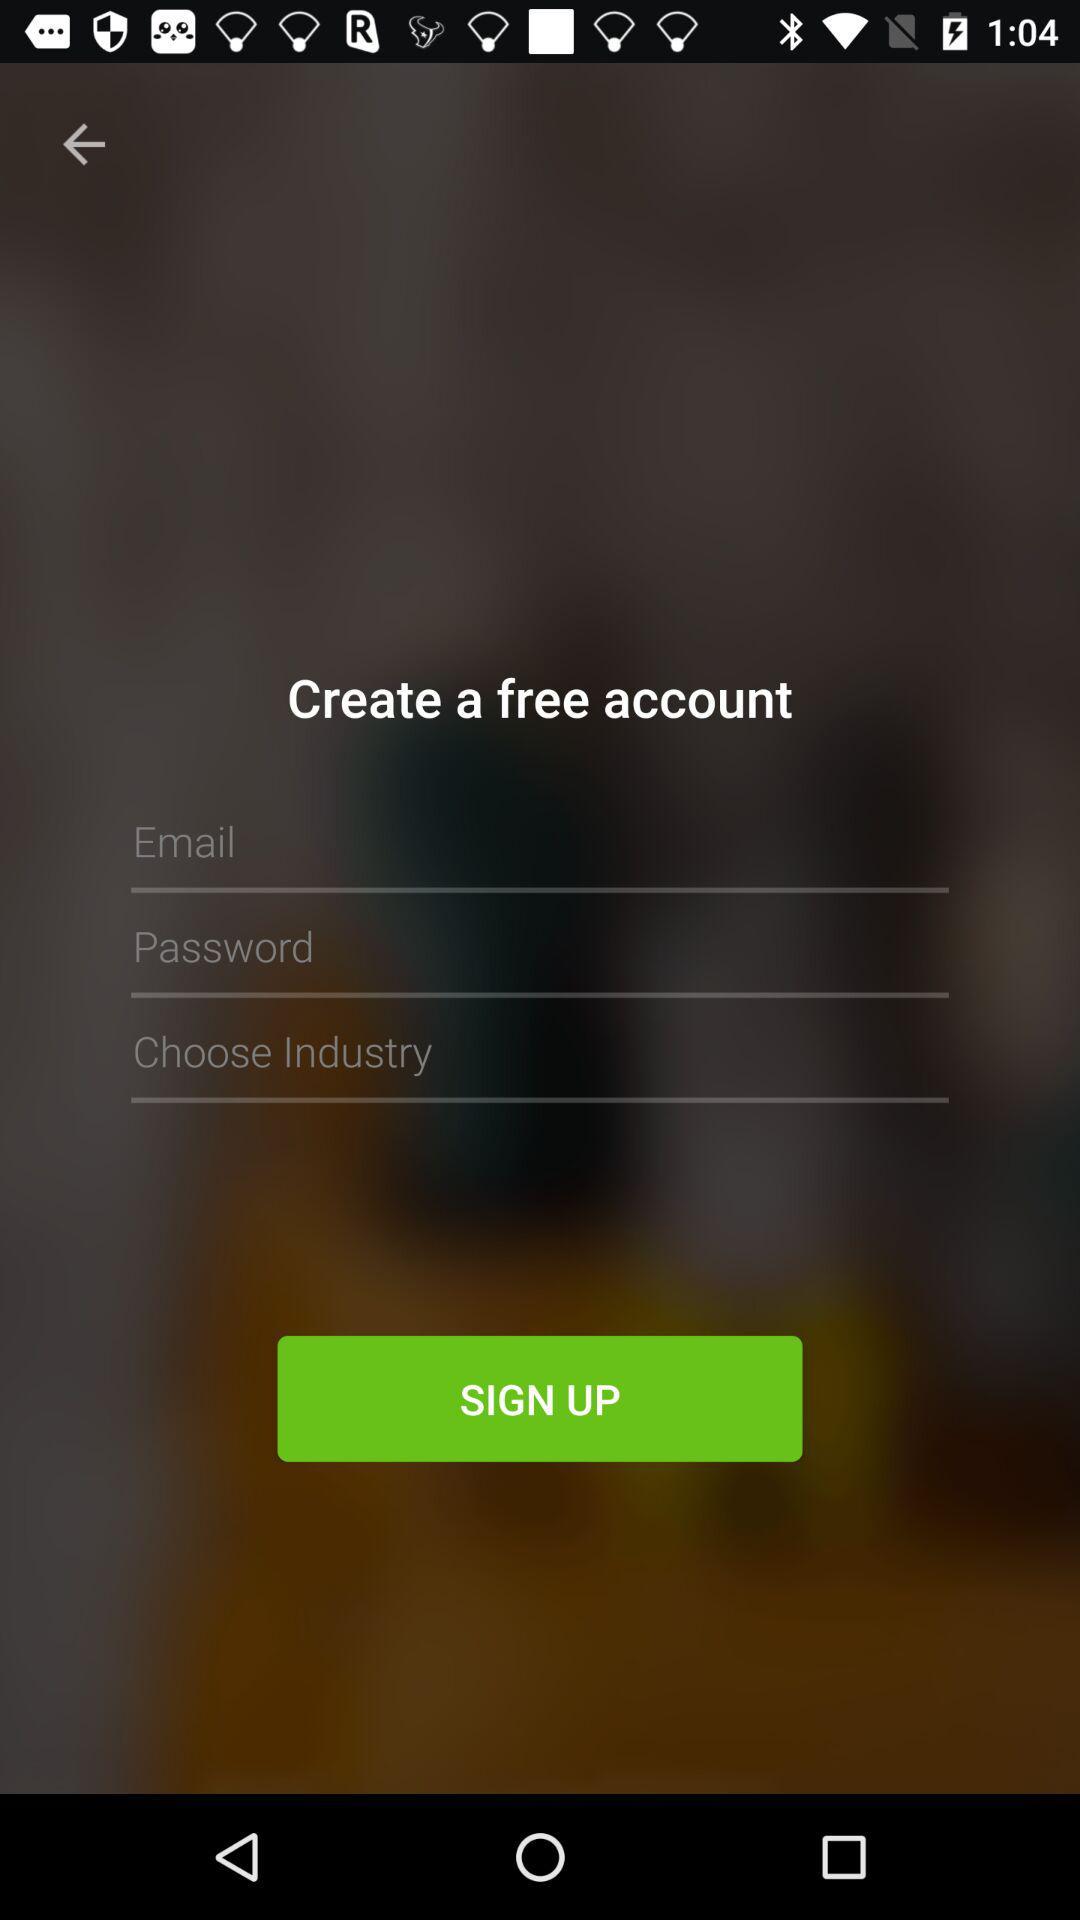  I want to click on back, so click(83, 143).